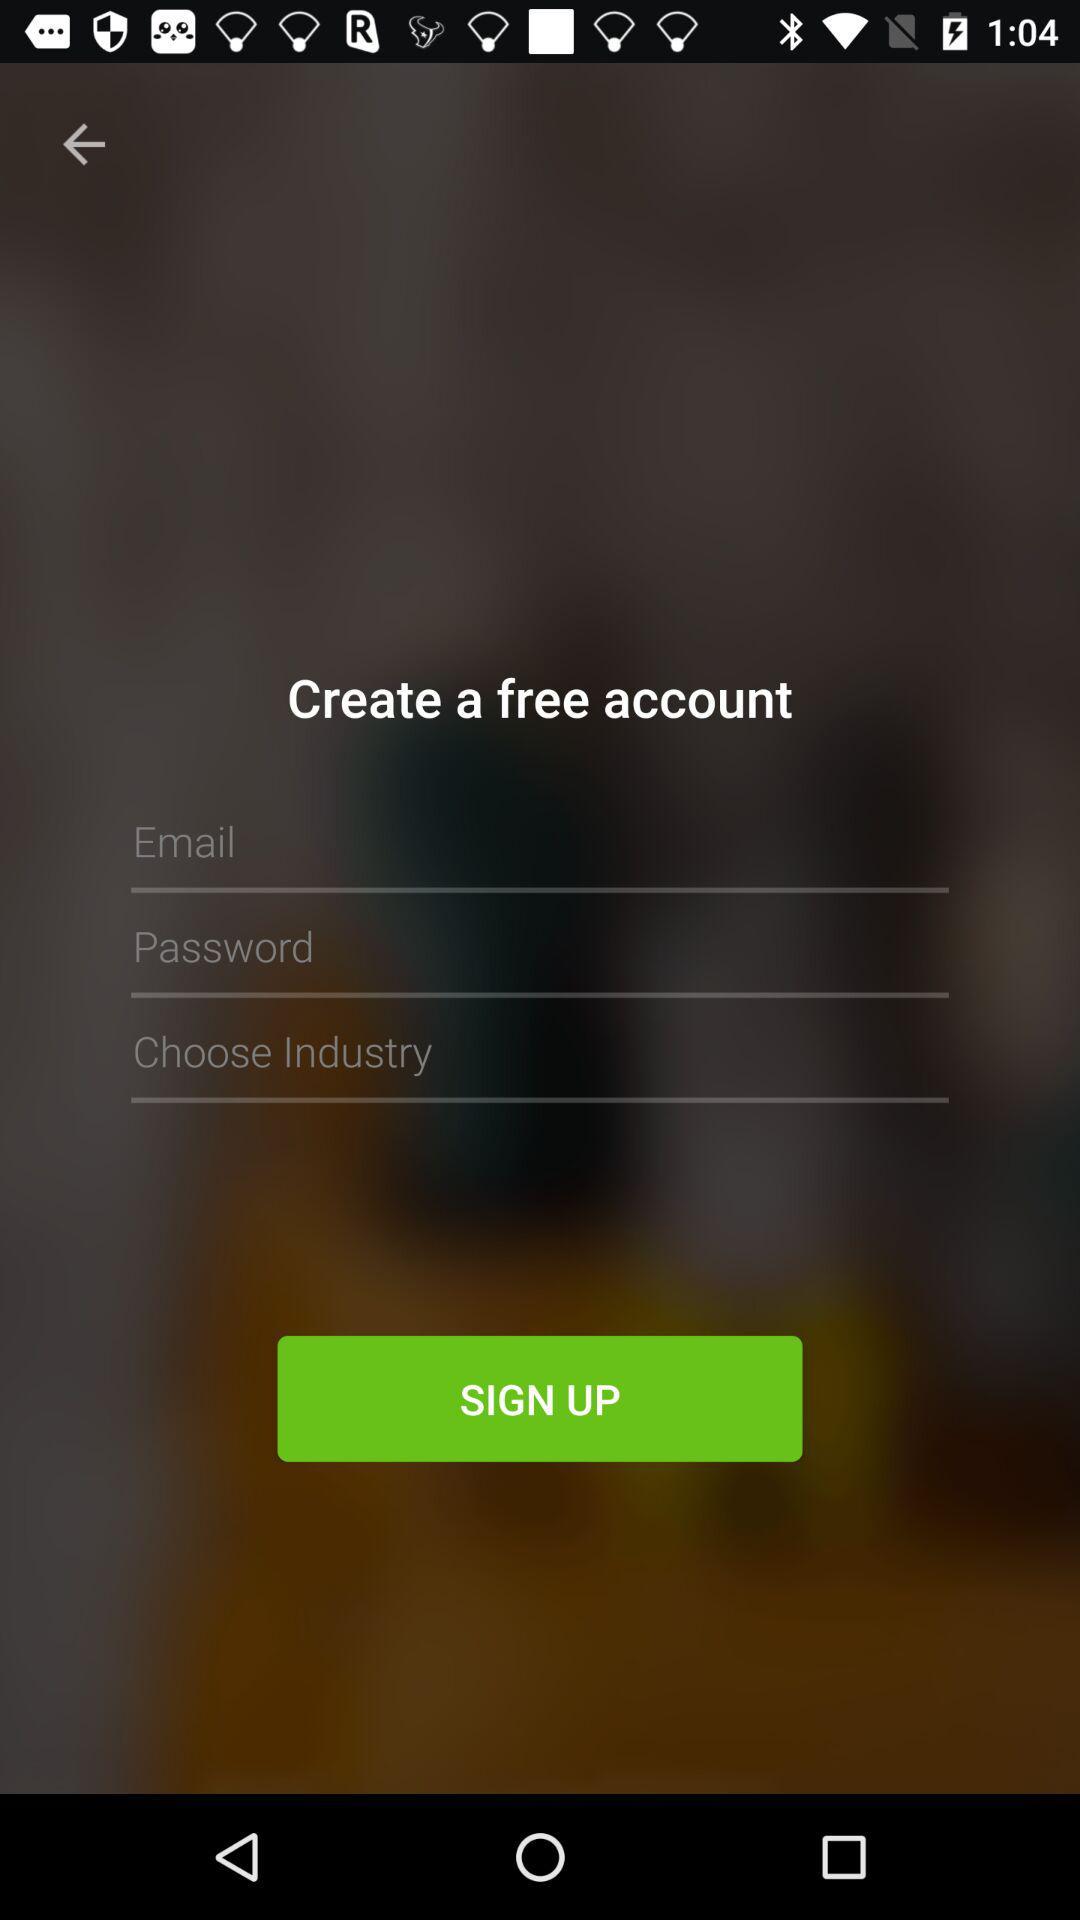  I want to click on back, so click(83, 143).